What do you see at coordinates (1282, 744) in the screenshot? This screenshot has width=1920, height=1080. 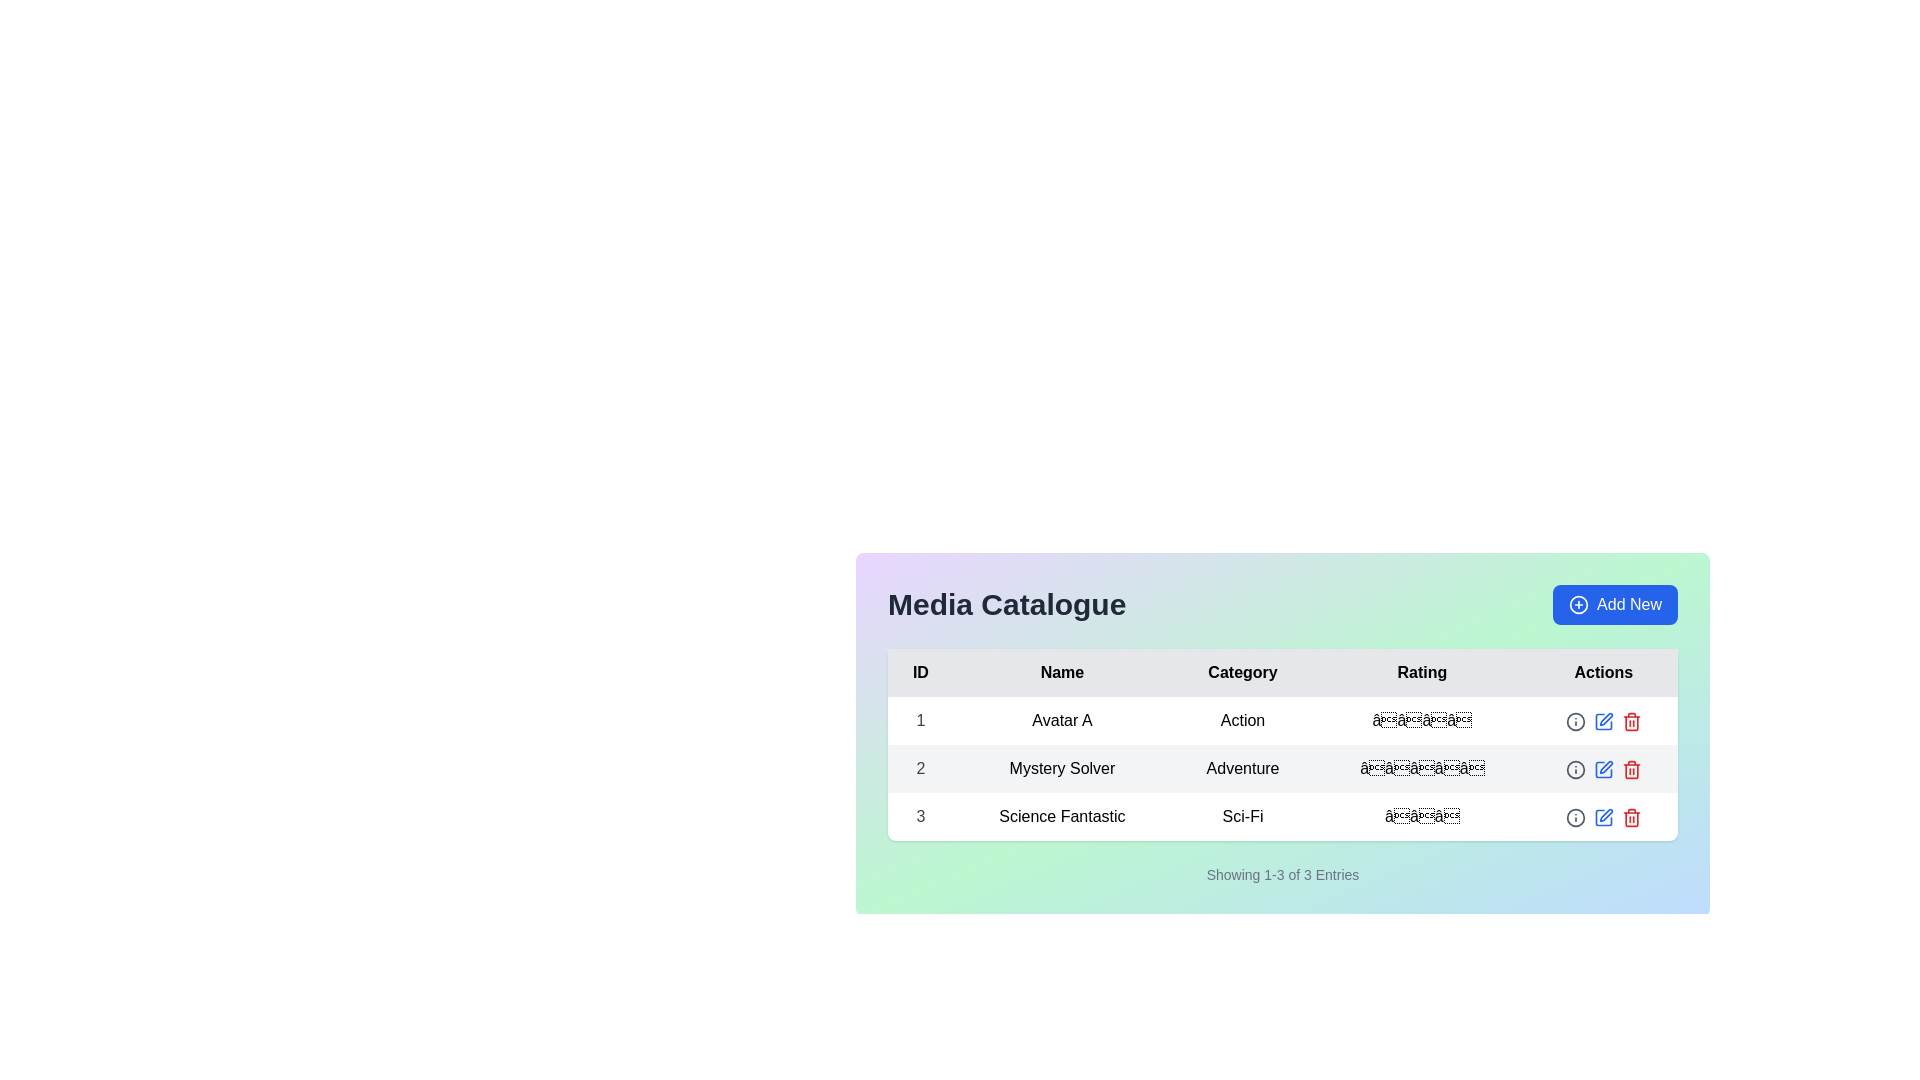 I see `and inspect the data presented in the centrally located data table within the 'Media Catalogue' interface` at bounding box center [1282, 744].